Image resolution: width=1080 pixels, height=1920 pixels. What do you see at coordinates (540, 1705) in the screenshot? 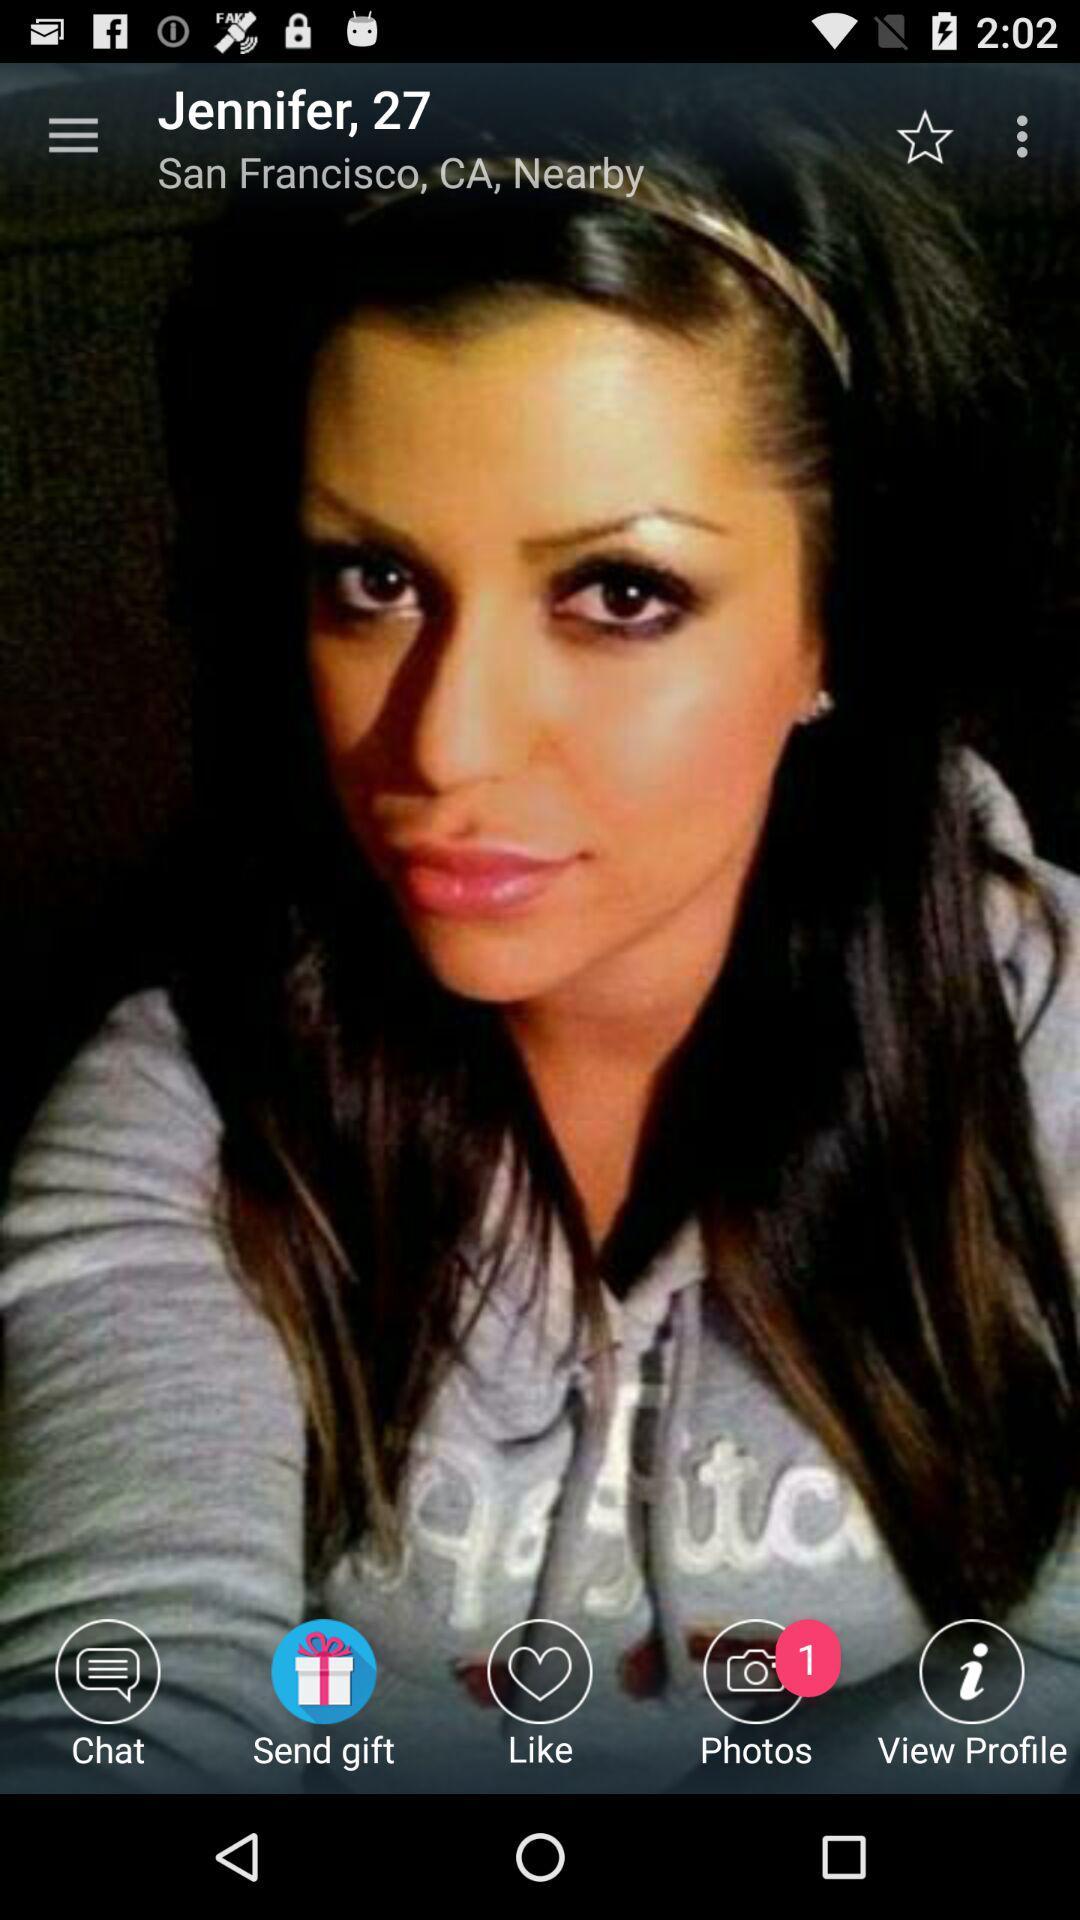
I see `item next to the send gift item` at bounding box center [540, 1705].